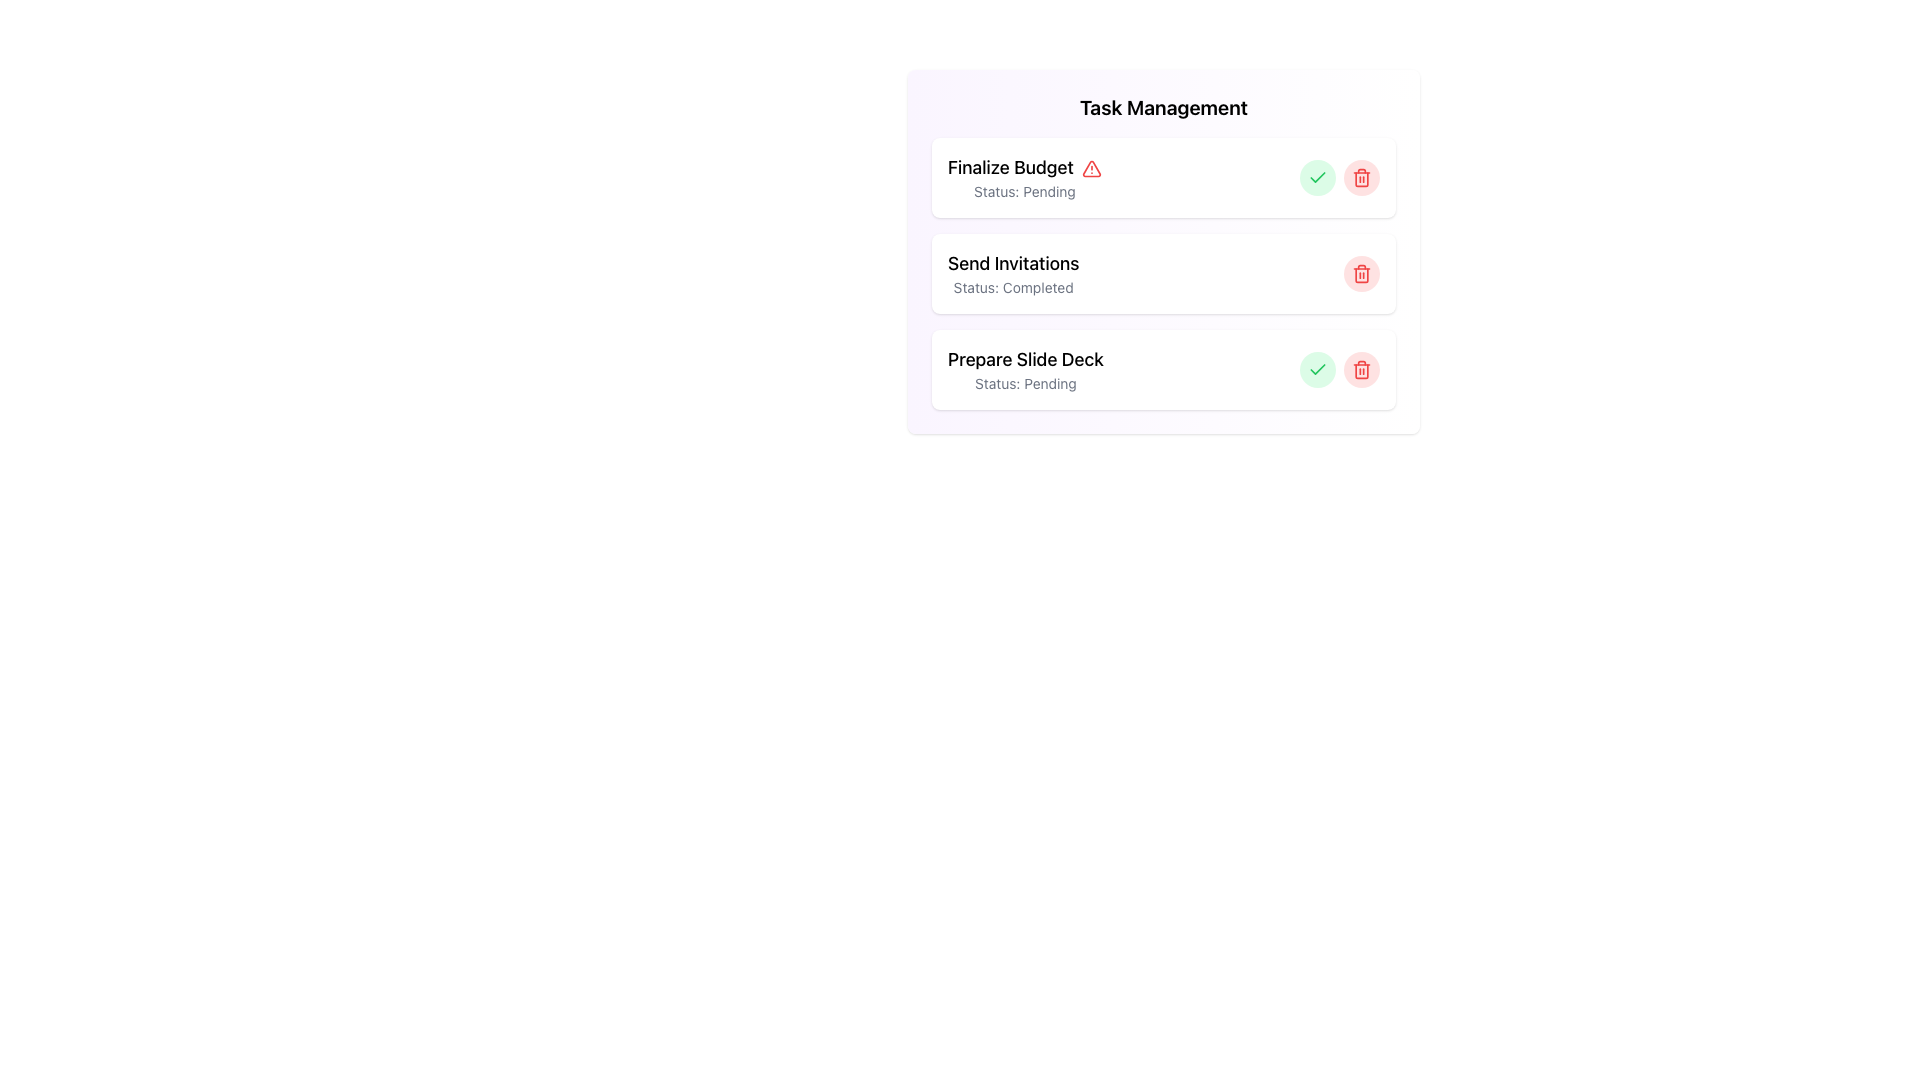 The image size is (1920, 1080). What do you see at coordinates (1318, 370) in the screenshot?
I see `the circular green button with a green checkmark icon at its center, located in the lower section of the 'Prepare Slide Deck' row in the 'Task Management' interface` at bounding box center [1318, 370].